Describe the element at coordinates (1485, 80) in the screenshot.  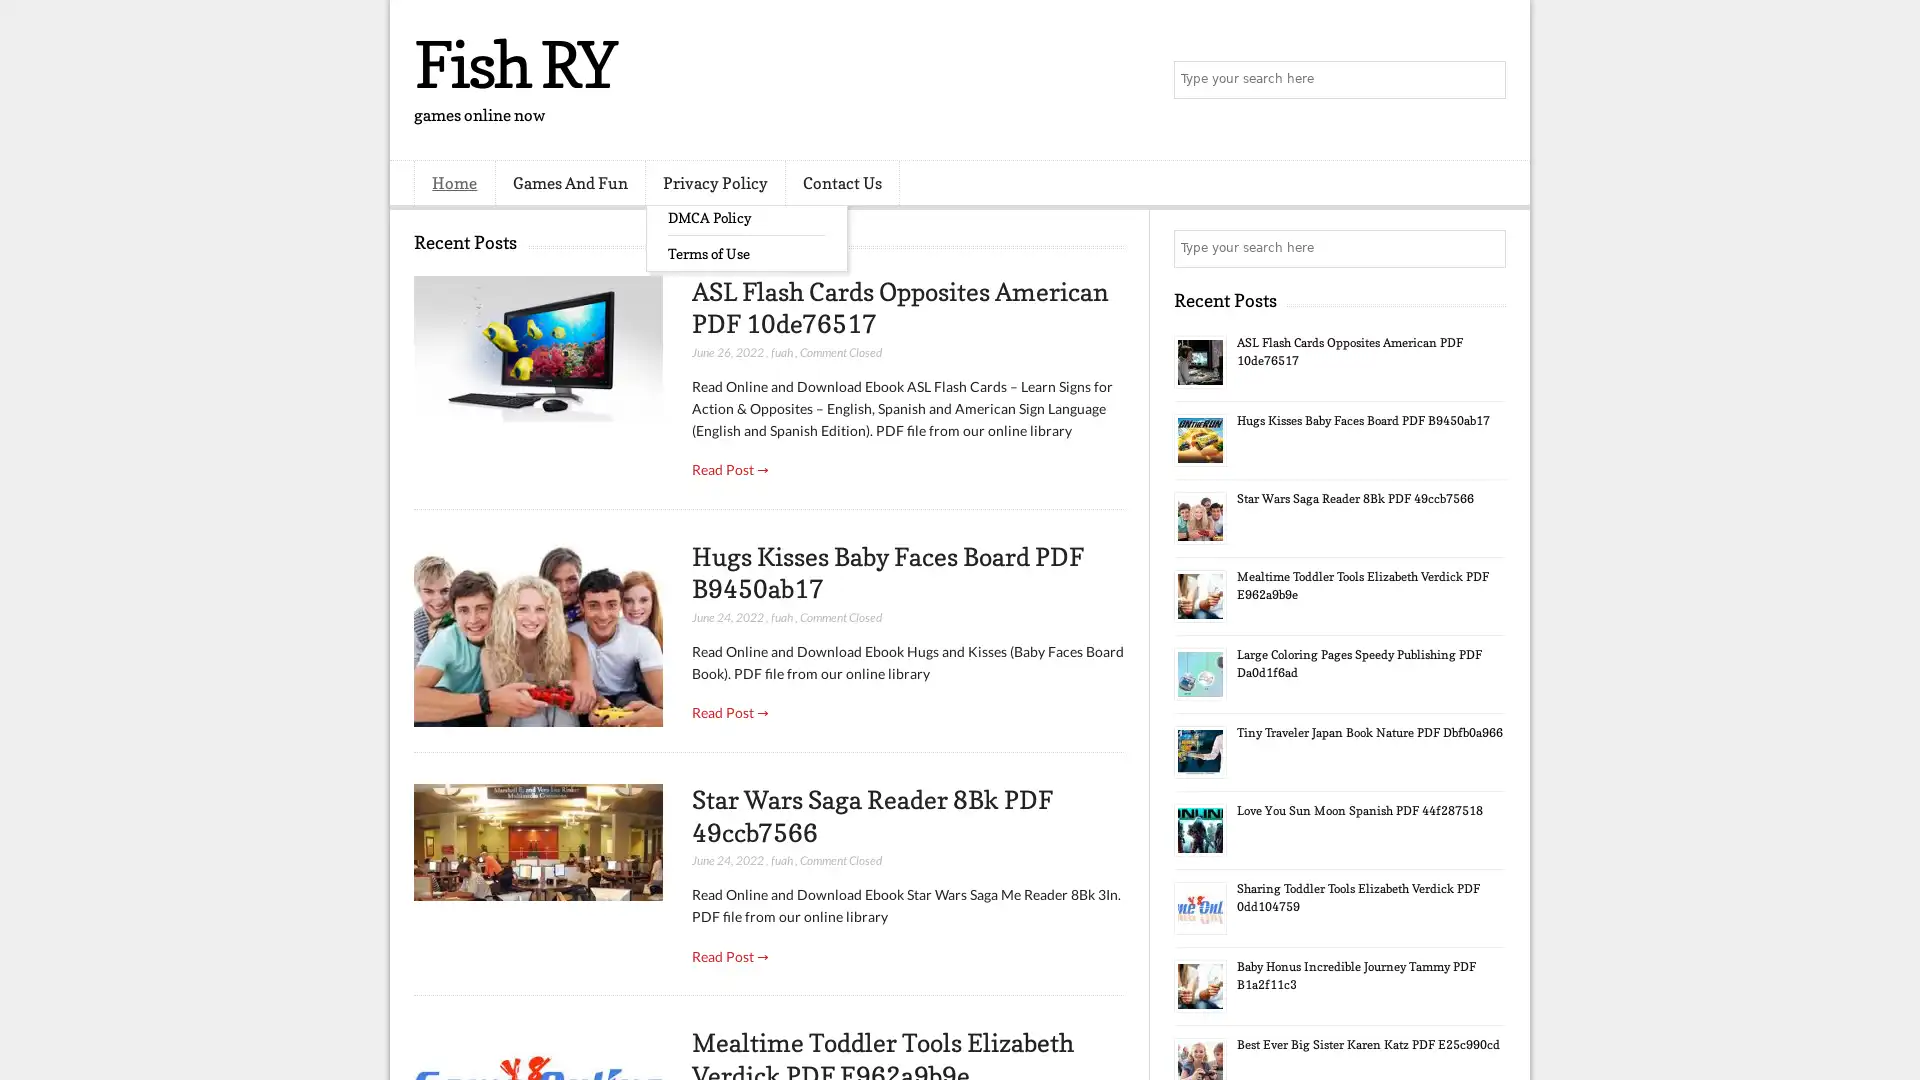
I see `Search` at that location.